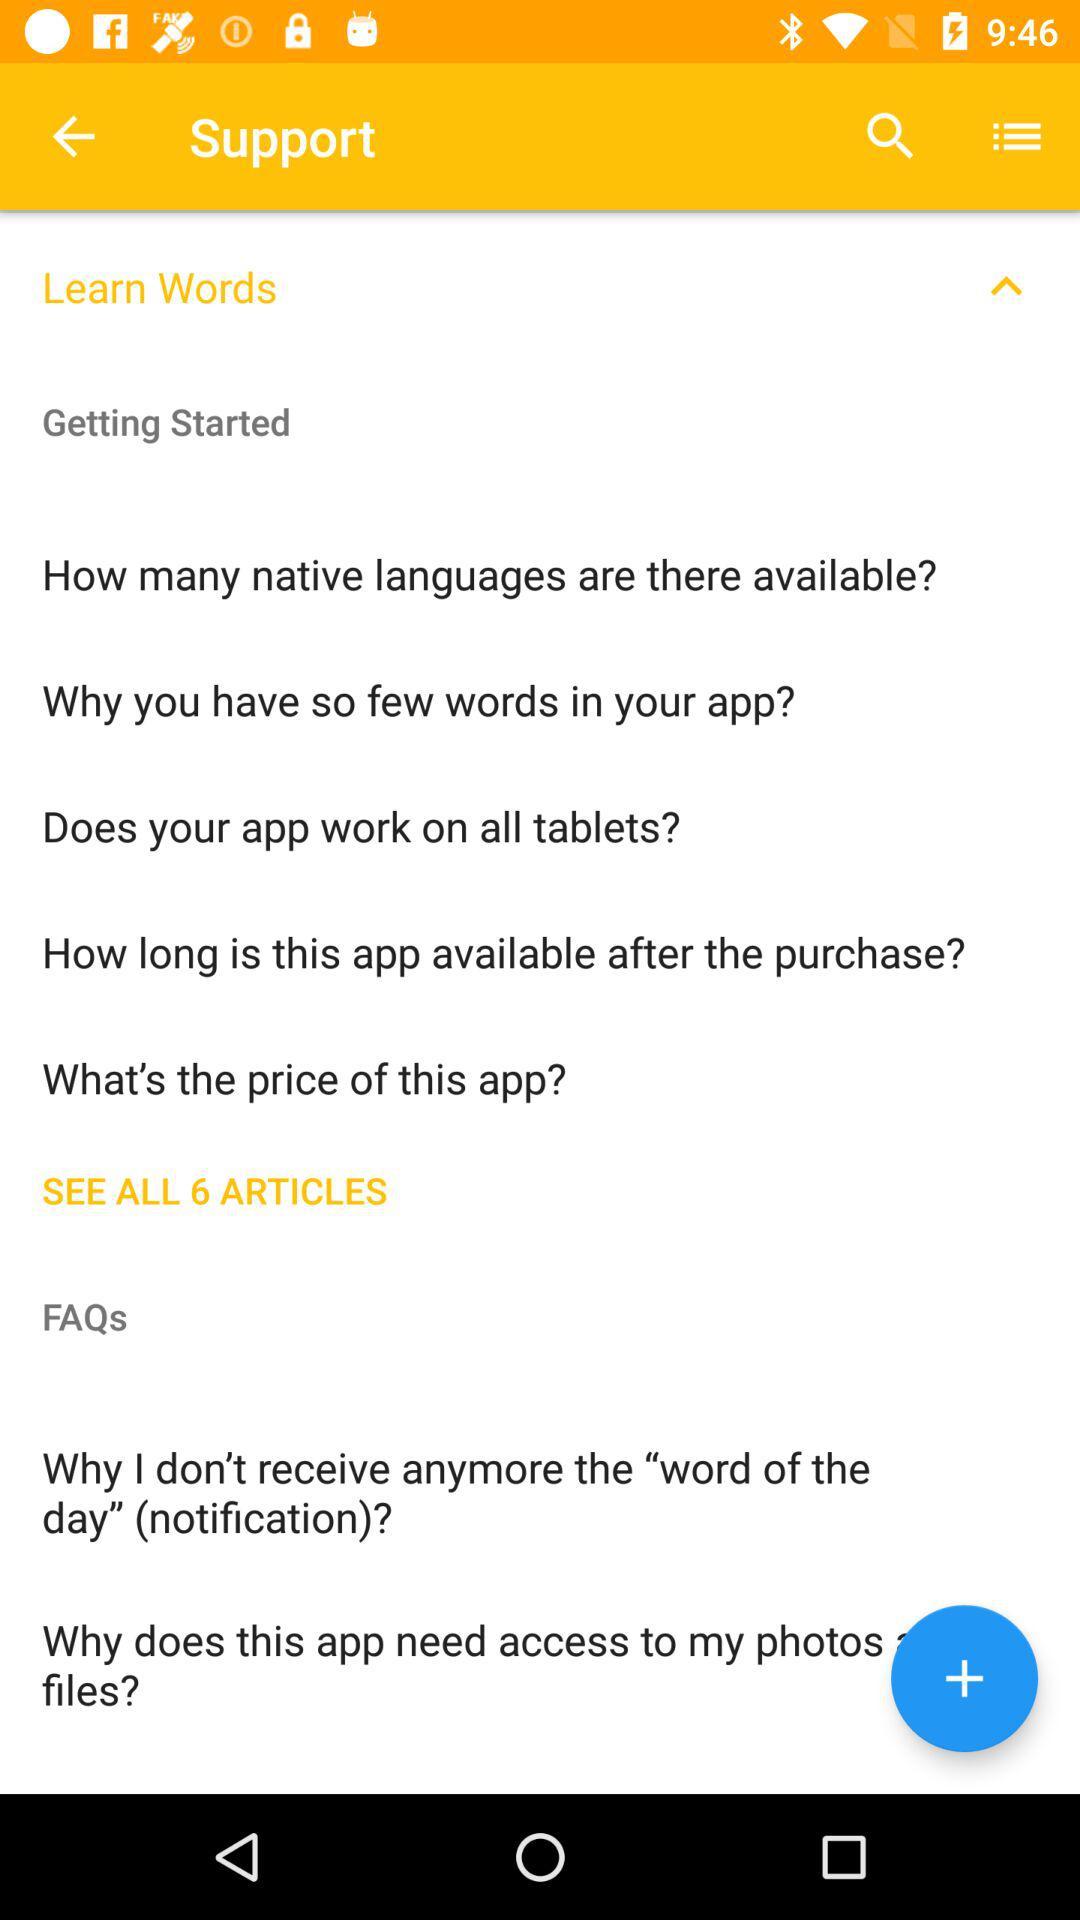 This screenshot has height=1920, width=1080. What do you see at coordinates (963, 1678) in the screenshot?
I see `adding button` at bounding box center [963, 1678].